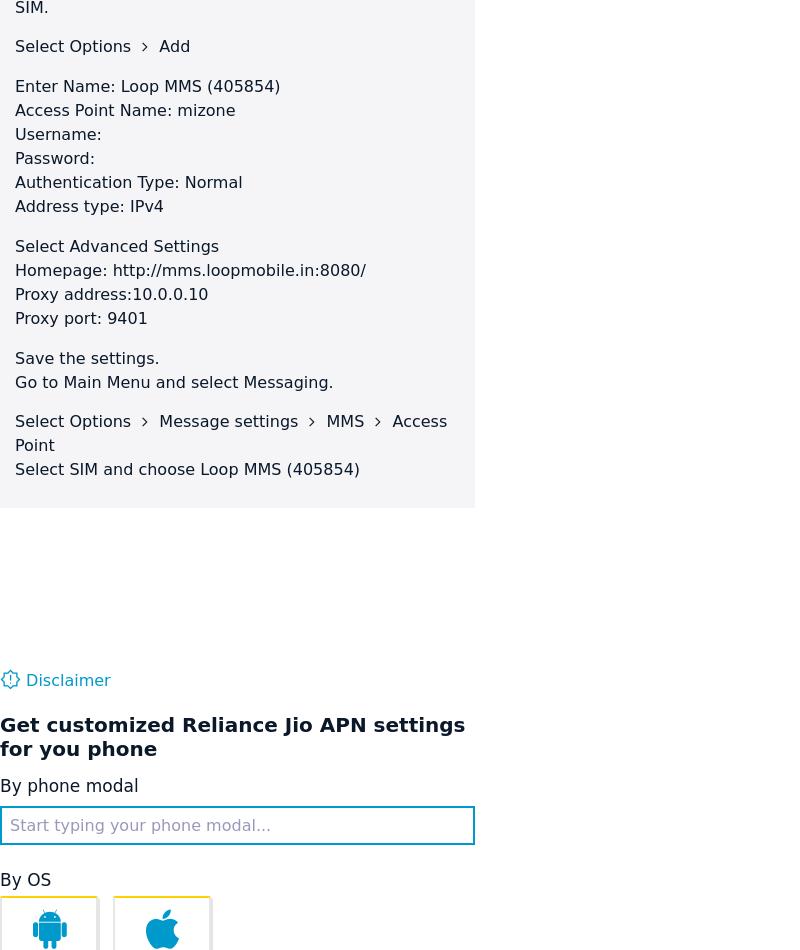  I want to click on 'Password:', so click(14, 158).